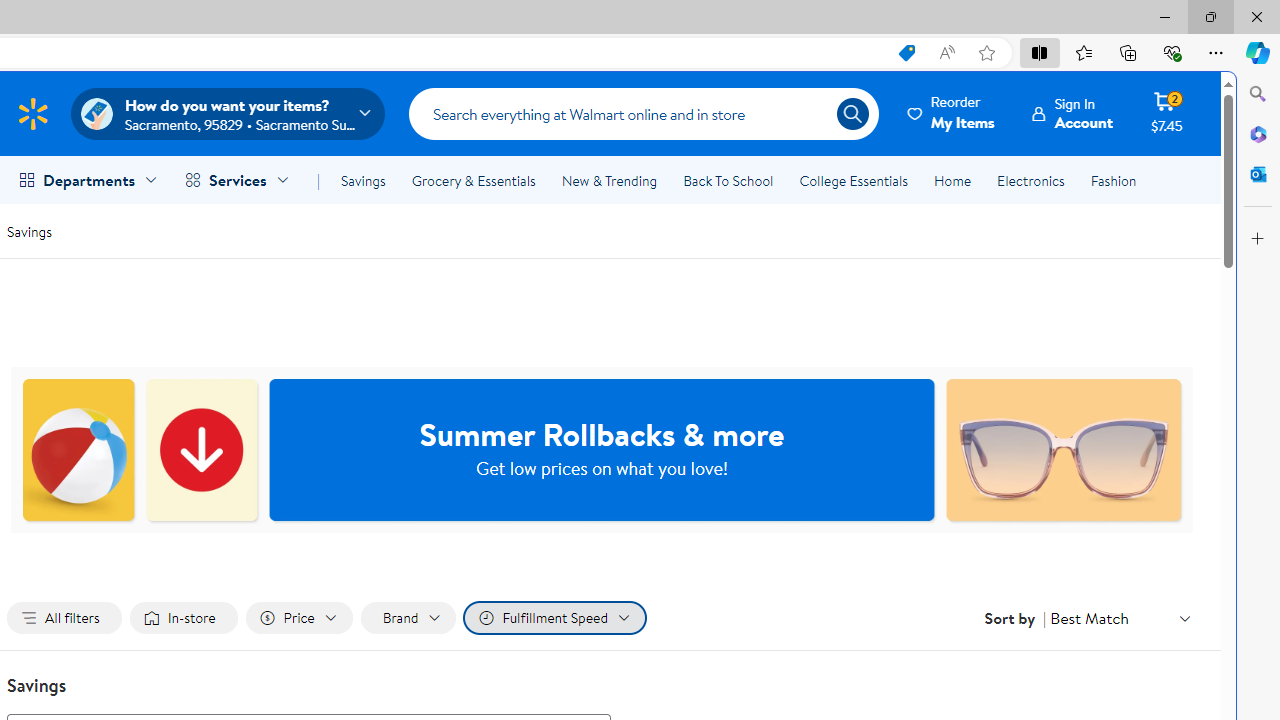 The image size is (1280, 720). Describe the element at coordinates (1166, 113) in the screenshot. I see `'Cart contains 2 items Total Amount $7.45'` at that location.